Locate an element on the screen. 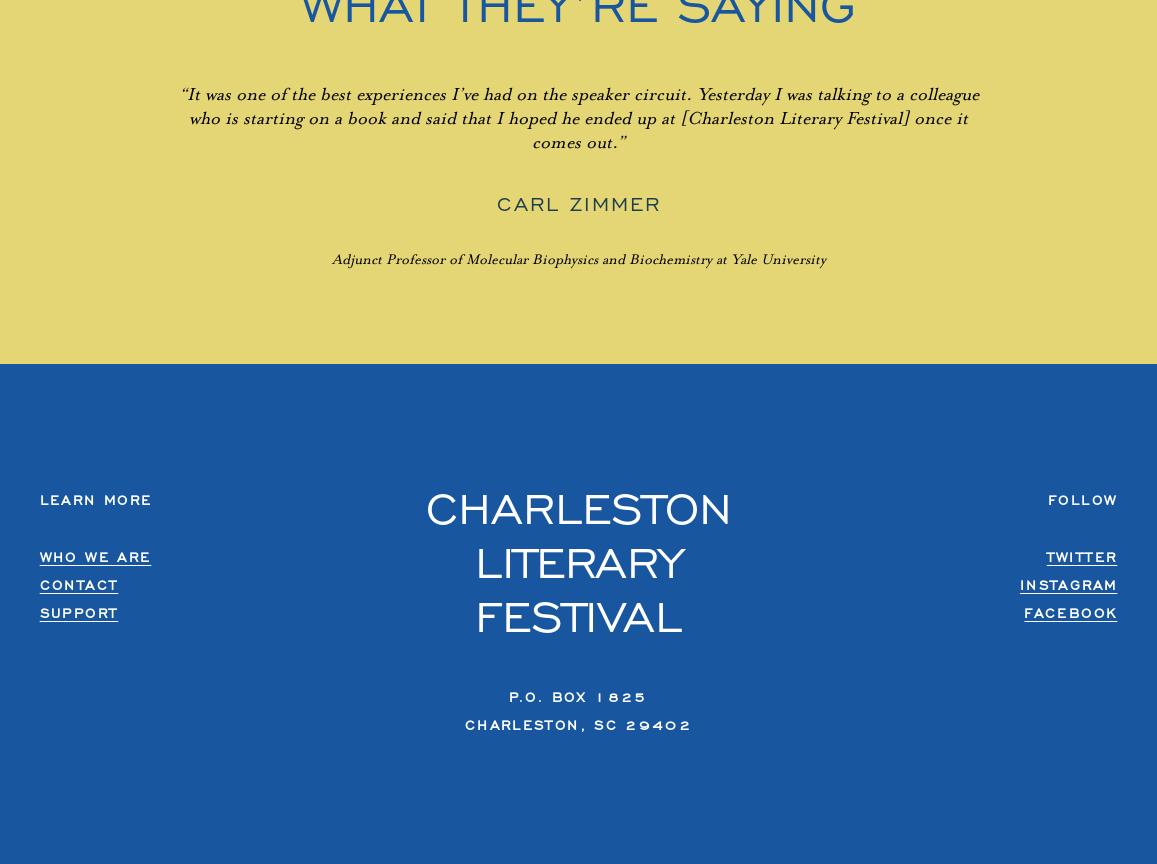 This screenshot has width=1157, height=864. 'P.O. box 1825' is located at coordinates (577, 696).